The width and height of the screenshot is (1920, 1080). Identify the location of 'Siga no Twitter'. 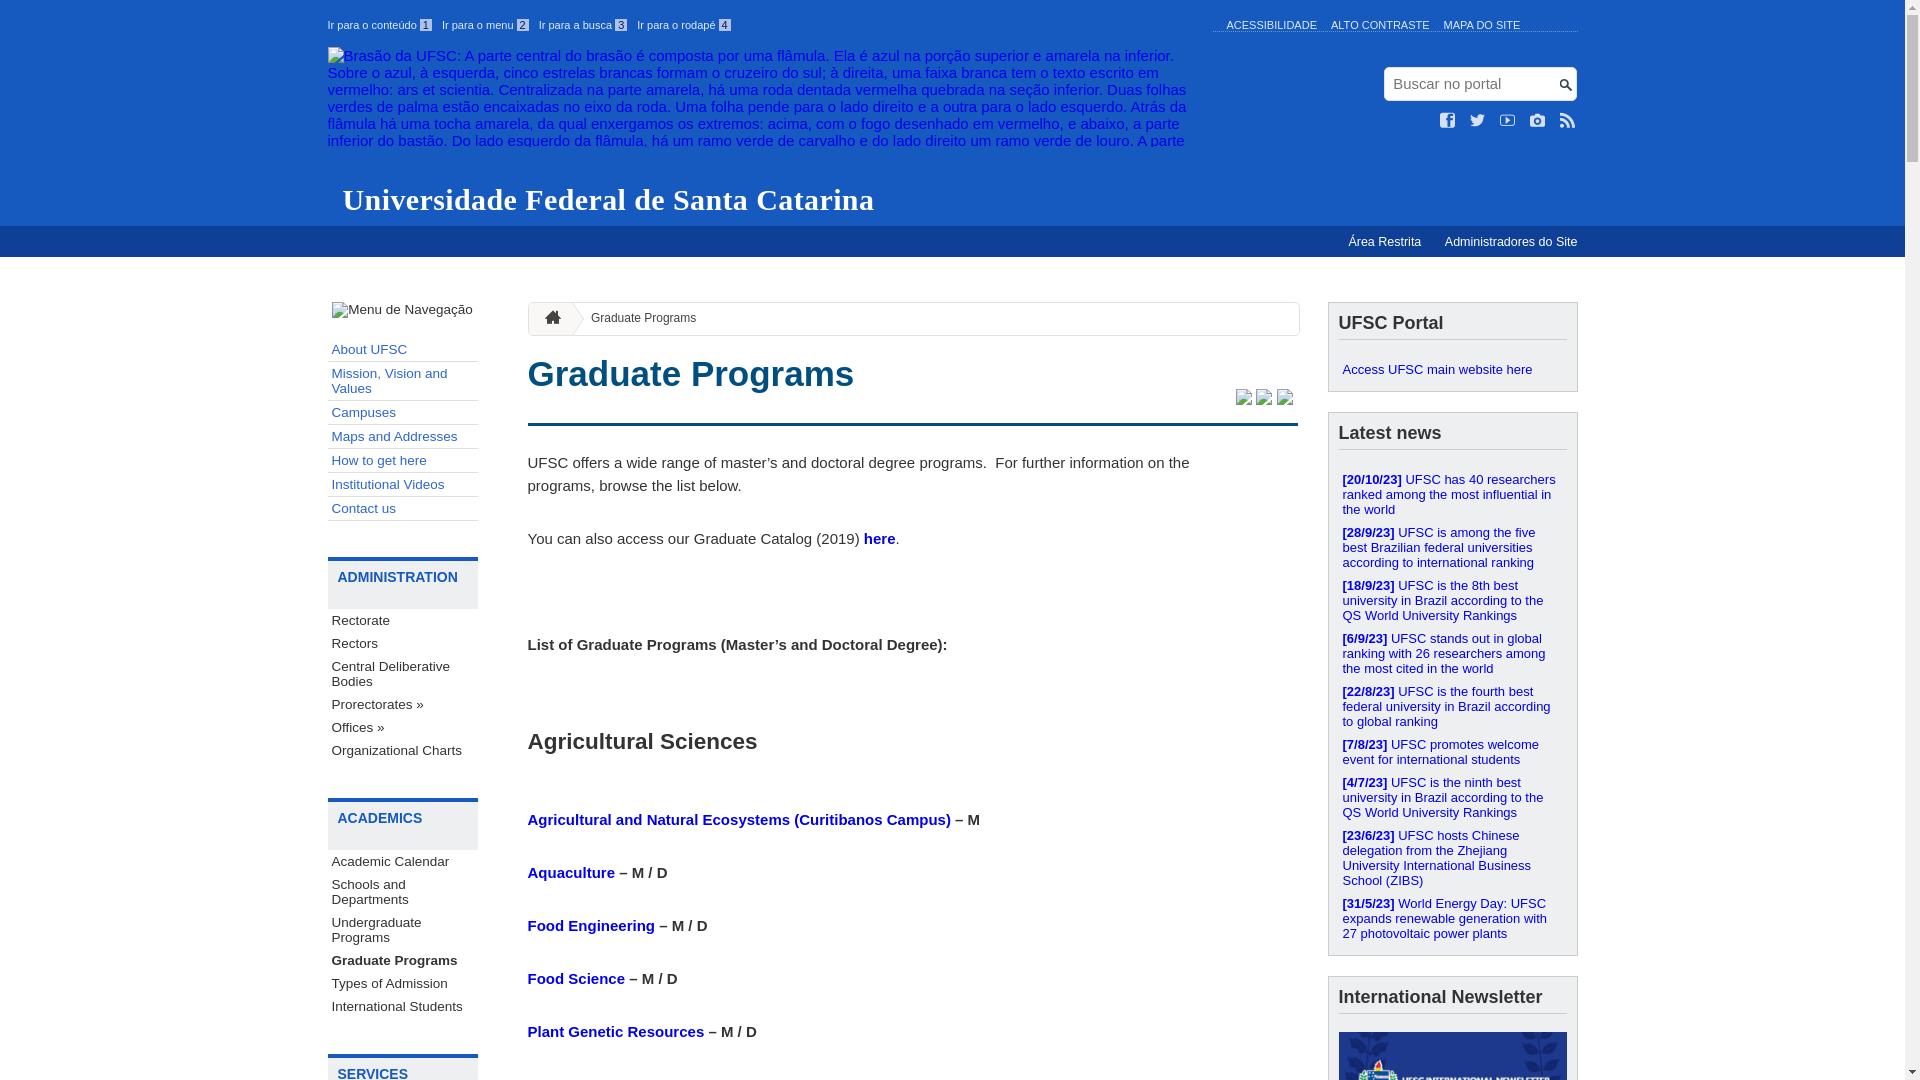
(1478, 120).